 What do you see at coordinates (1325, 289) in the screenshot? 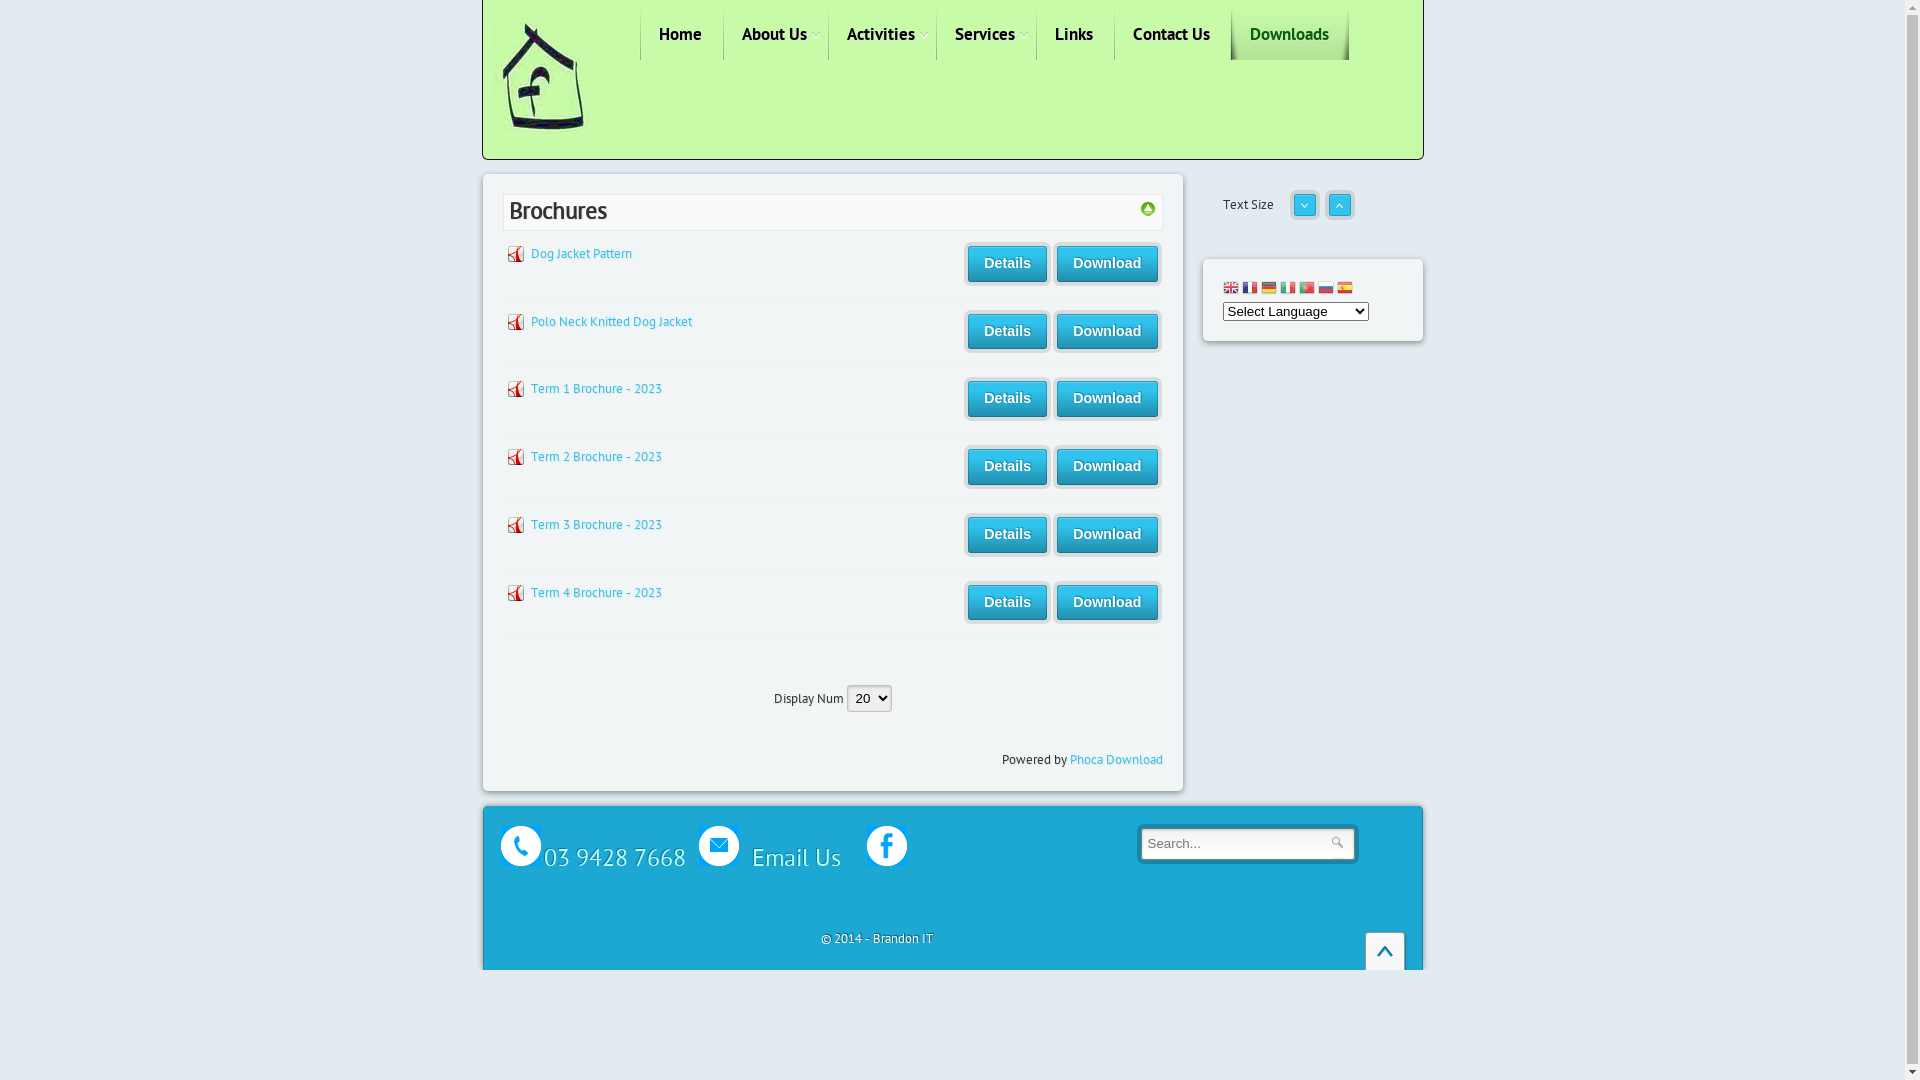
I see `'Russian'` at bounding box center [1325, 289].